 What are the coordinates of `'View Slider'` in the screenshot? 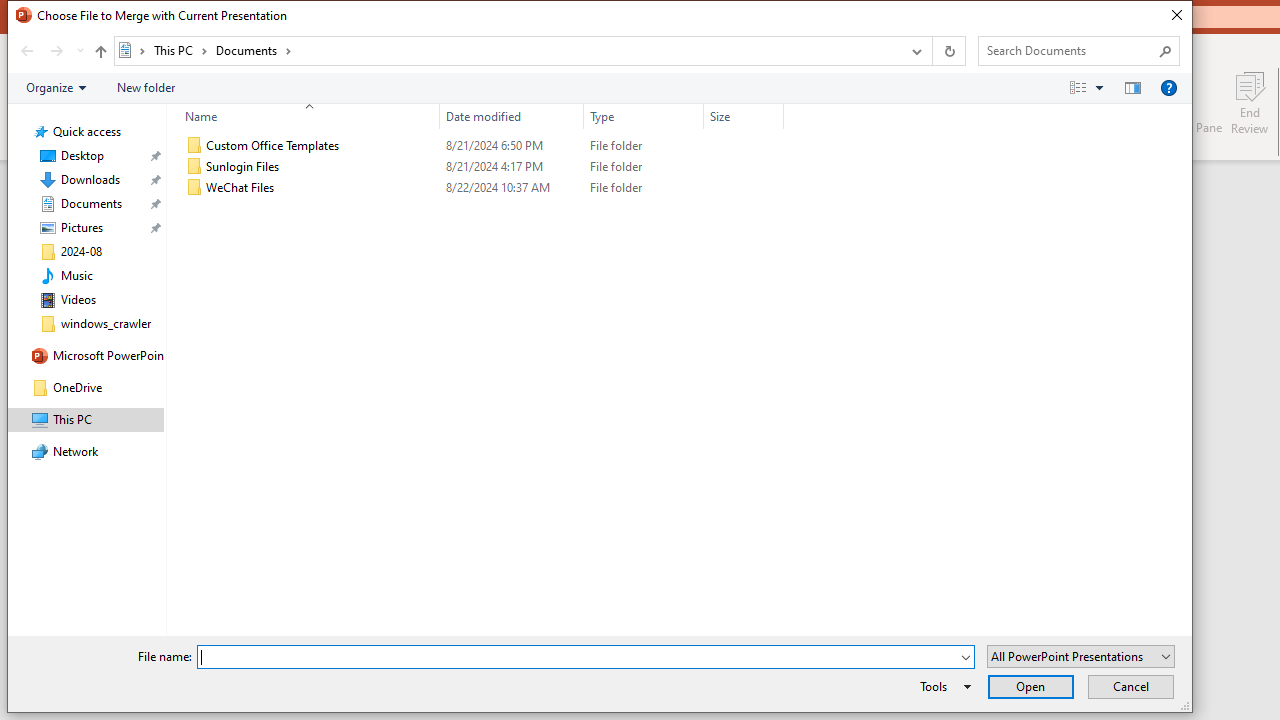 It's located at (1098, 86).